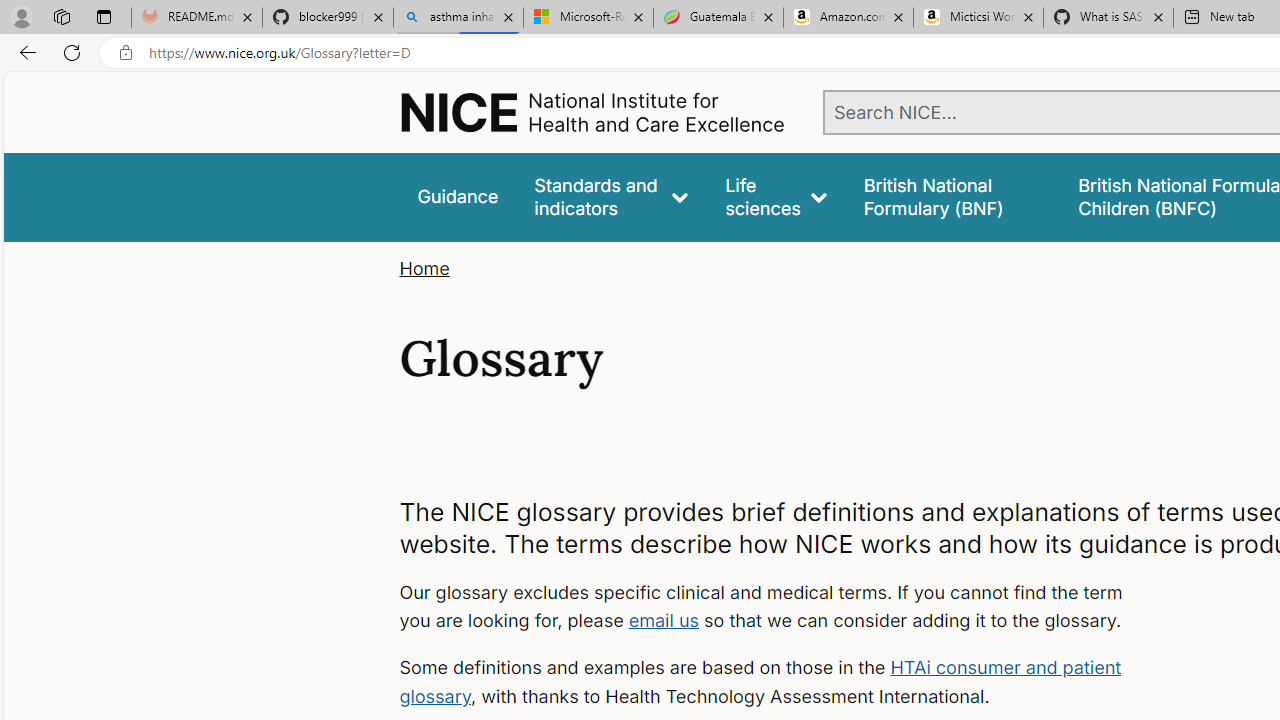  Describe the element at coordinates (457, 197) in the screenshot. I see `'Guidance'` at that location.